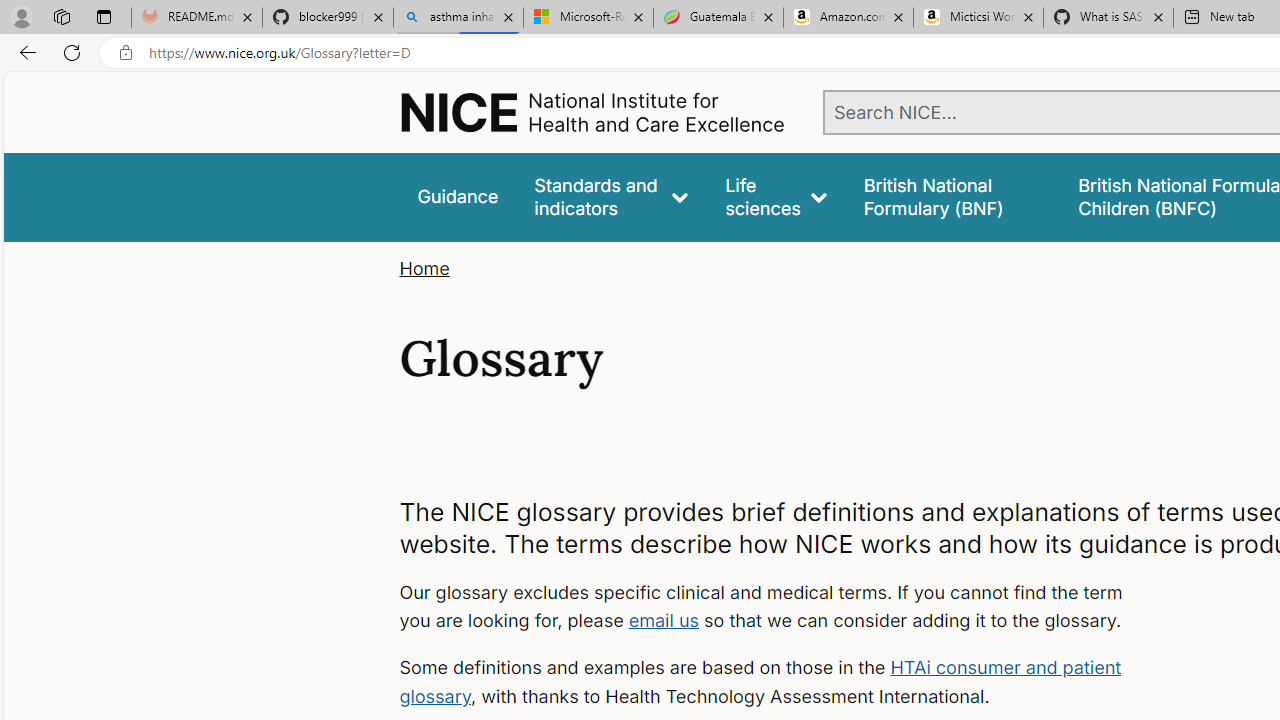  Describe the element at coordinates (457, 197) in the screenshot. I see `'Guidance'` at that location.